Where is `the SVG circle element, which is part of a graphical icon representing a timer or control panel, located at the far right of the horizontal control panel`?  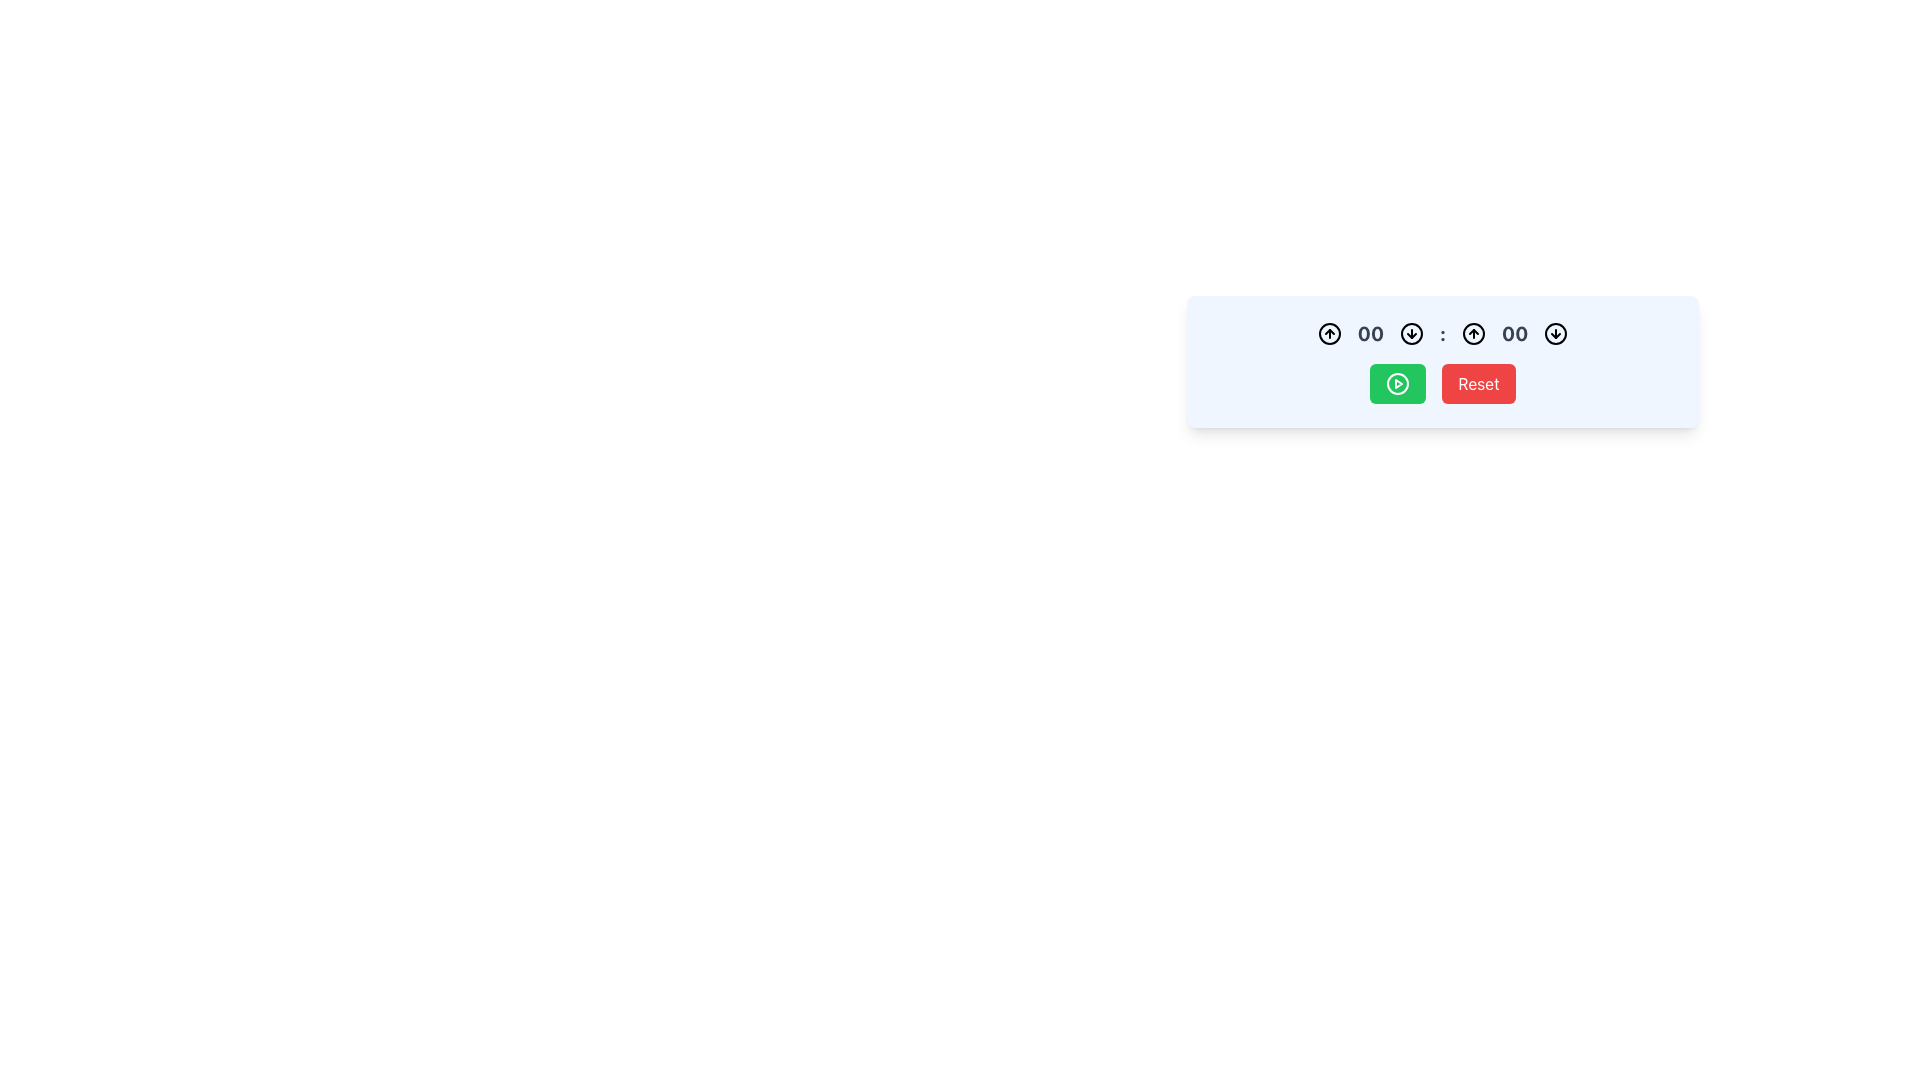
the SVG circle element, which is part of a graphical icon representing a timer or control panel, located at the far right of the horizontal control panel is located at coordinates (1555, 333).